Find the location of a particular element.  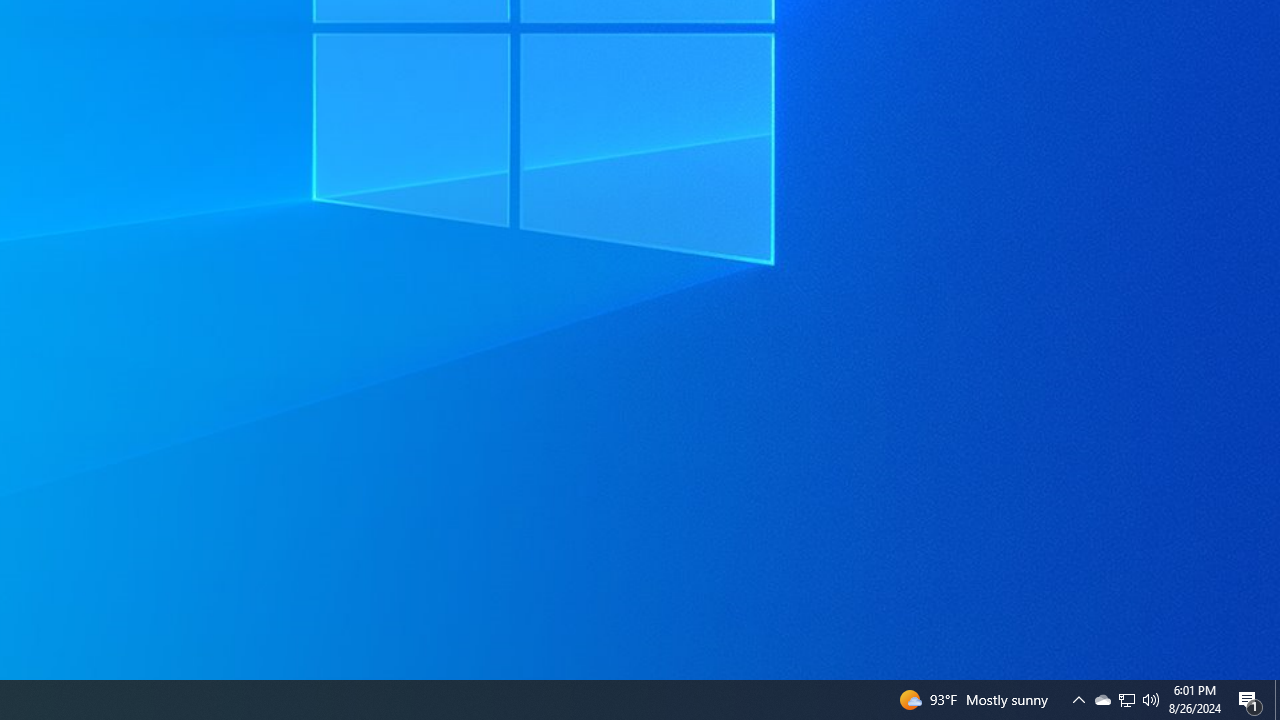

'Notification Chevron' is located at coordinates (1127, 698).